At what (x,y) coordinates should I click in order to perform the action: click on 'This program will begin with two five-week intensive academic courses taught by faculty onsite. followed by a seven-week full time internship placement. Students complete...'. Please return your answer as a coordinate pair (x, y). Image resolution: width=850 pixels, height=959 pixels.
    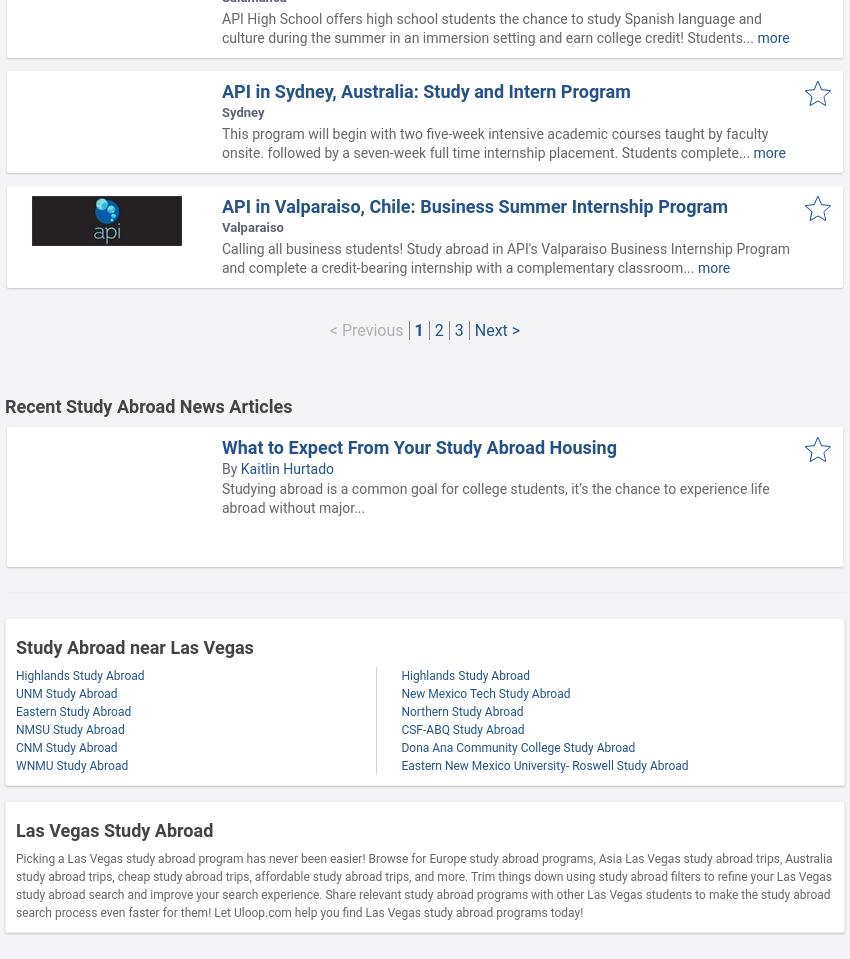
    Looking at the image, I should click on (495, 142).